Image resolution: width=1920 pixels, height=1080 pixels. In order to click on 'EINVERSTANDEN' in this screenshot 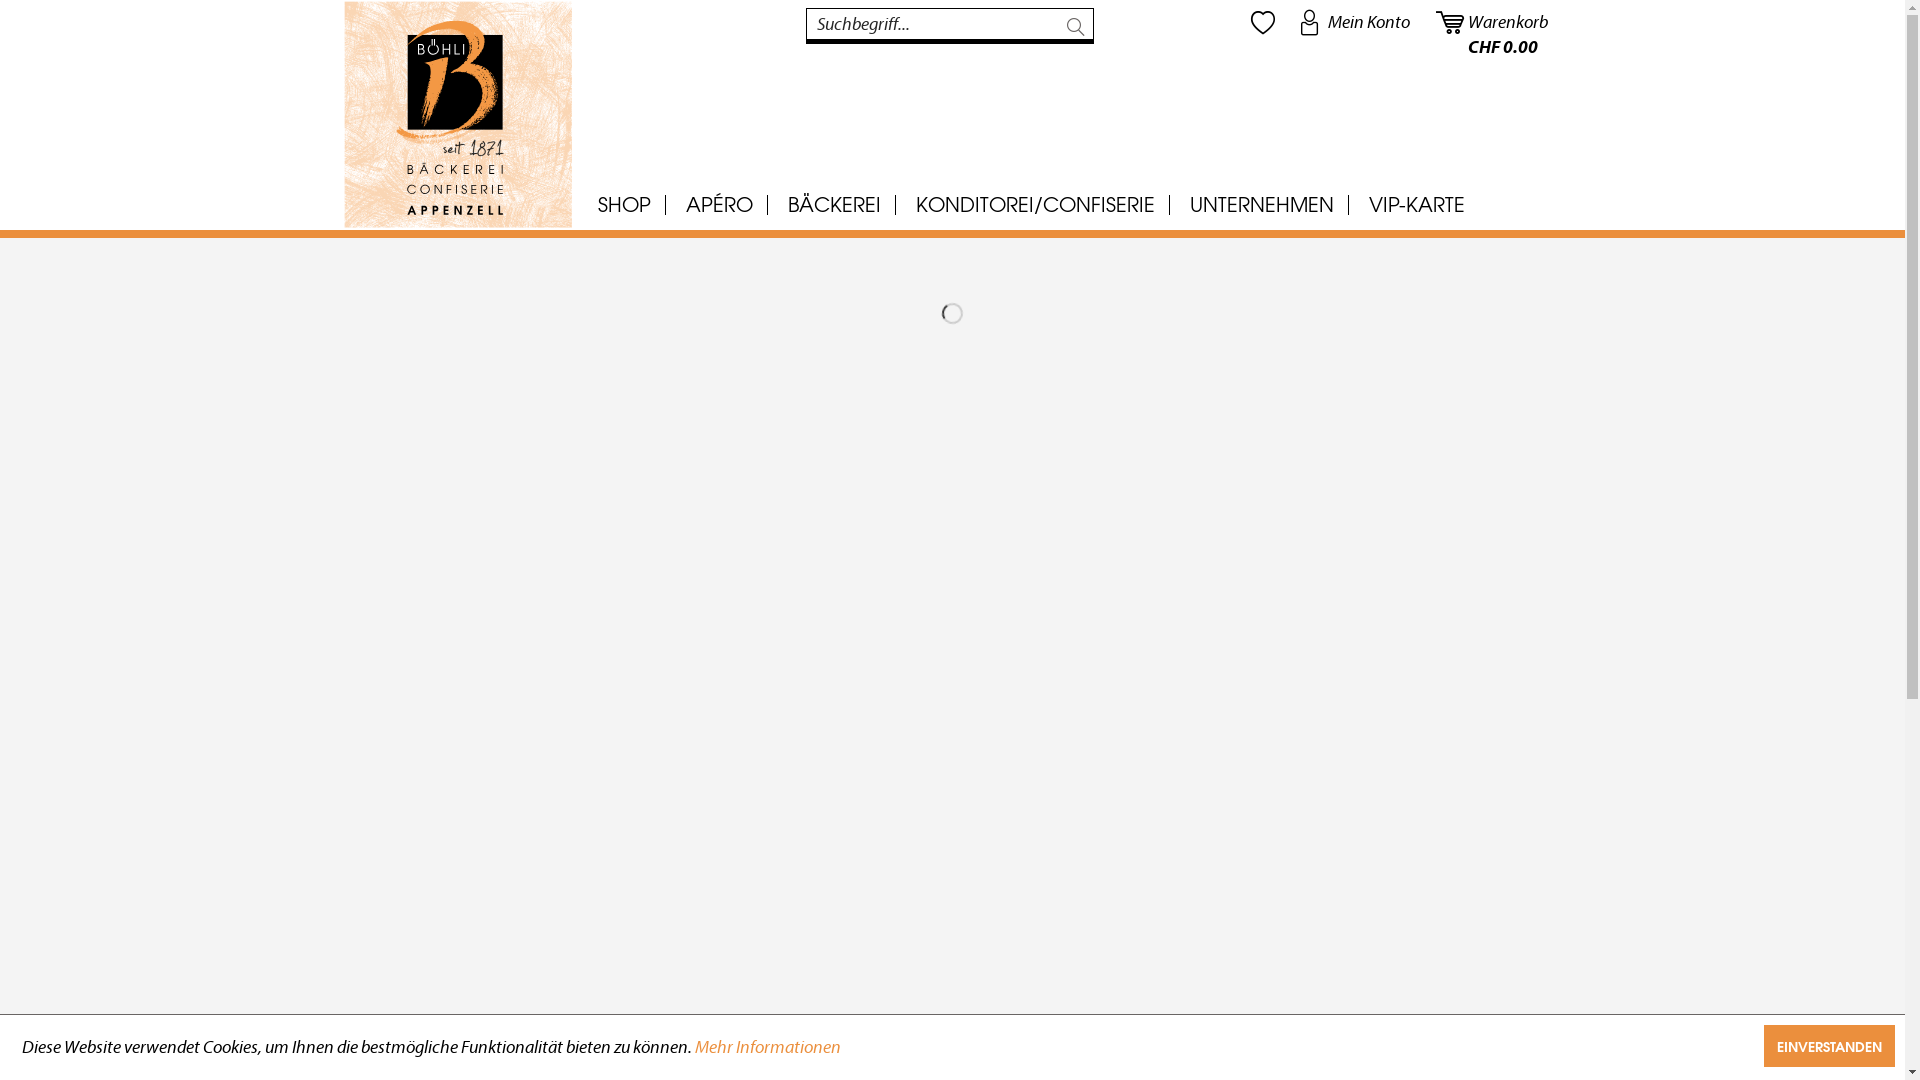, I will do `click(1829, 1044)`.